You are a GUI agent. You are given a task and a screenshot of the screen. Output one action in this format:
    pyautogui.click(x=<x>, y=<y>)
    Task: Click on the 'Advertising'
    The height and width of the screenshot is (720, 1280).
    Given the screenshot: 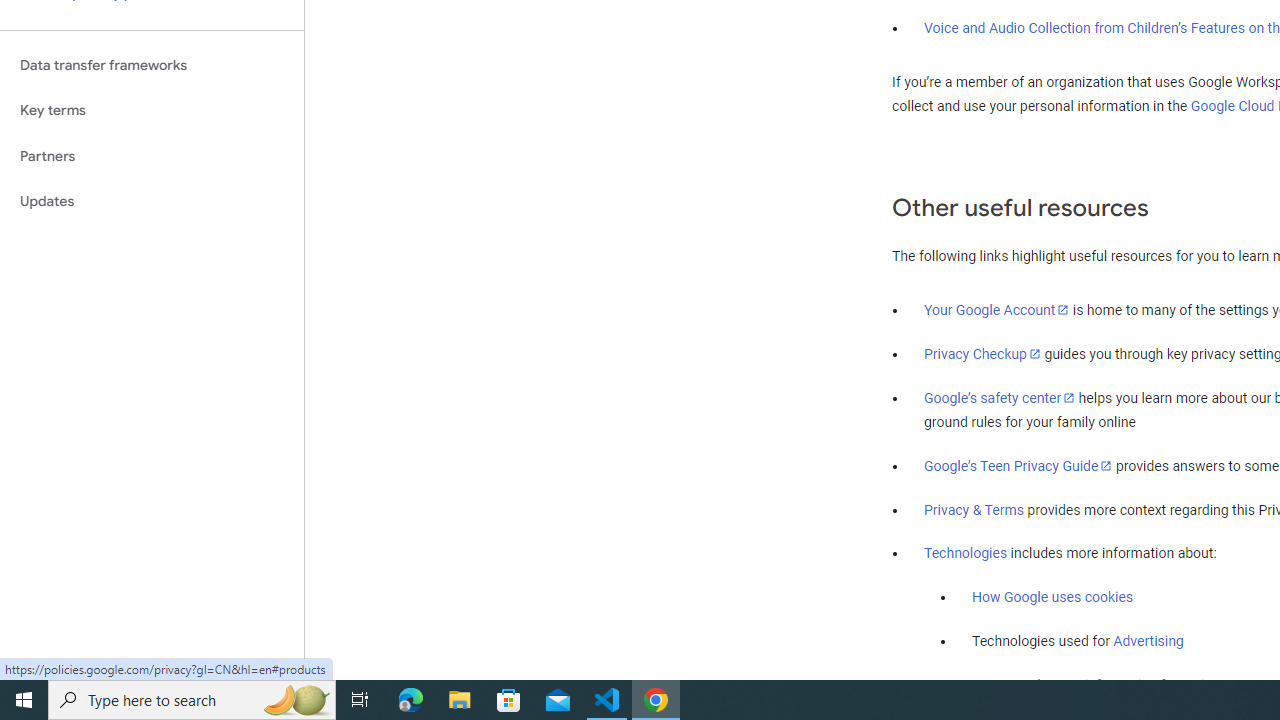 What is the action you would take?
    pyautogui.click(x=1148, y=641)
    